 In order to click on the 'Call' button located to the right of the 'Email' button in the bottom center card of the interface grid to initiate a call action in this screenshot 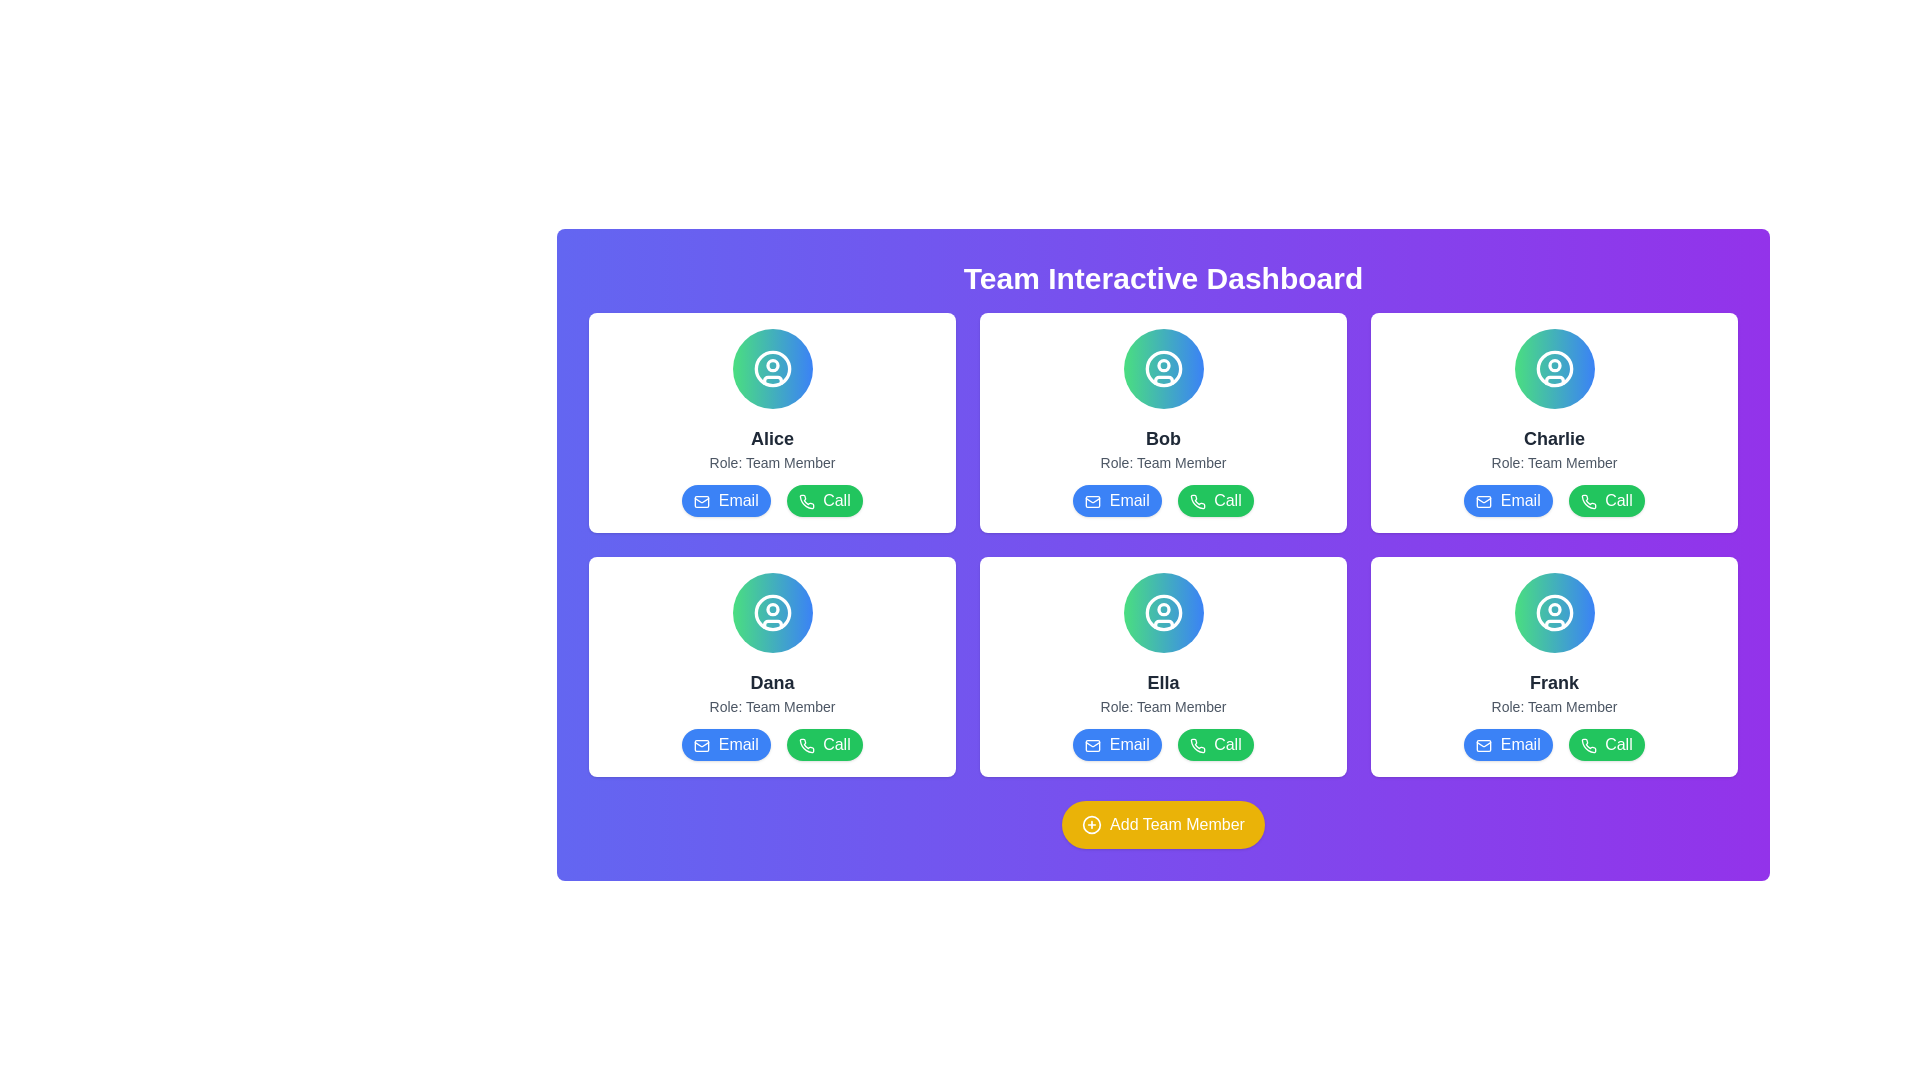, I will do `click(1214, 744)`.